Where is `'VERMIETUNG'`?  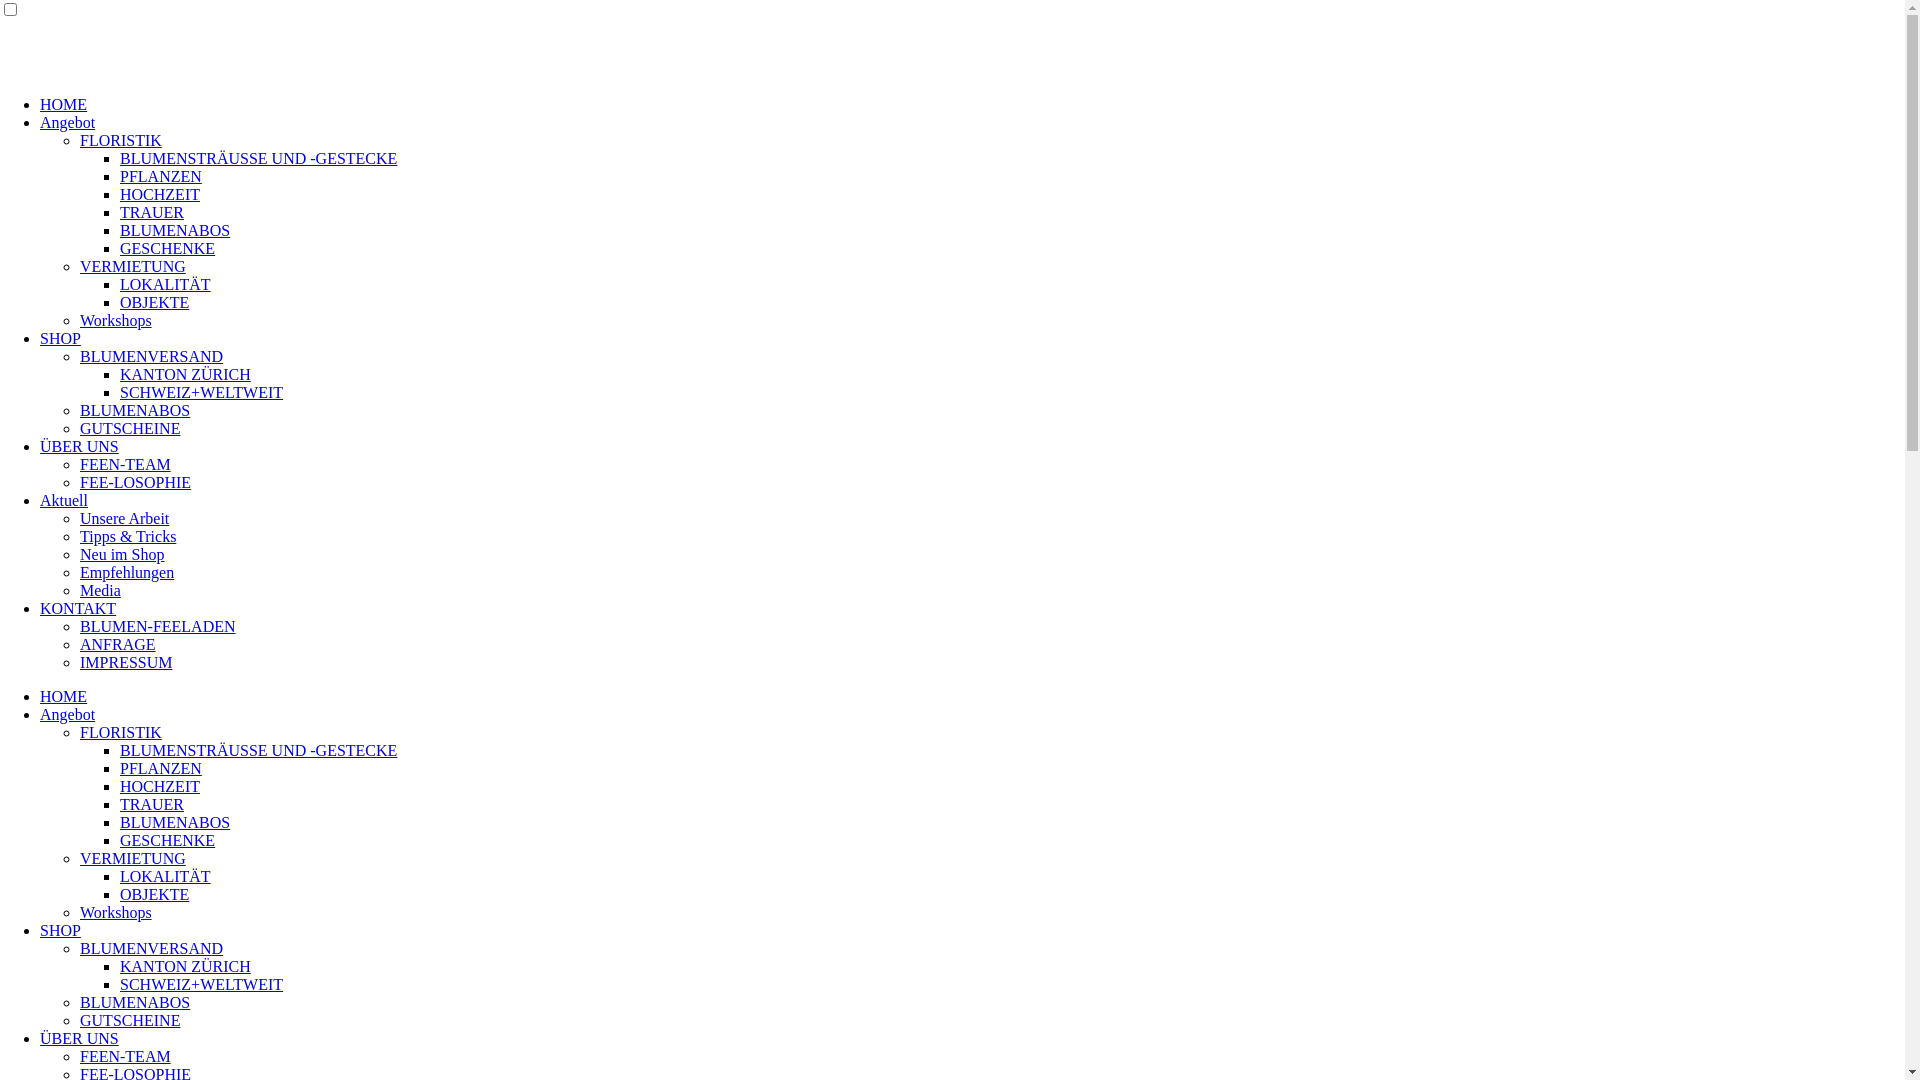 'VERMIETUNG' is located at coordinates (132, 857).